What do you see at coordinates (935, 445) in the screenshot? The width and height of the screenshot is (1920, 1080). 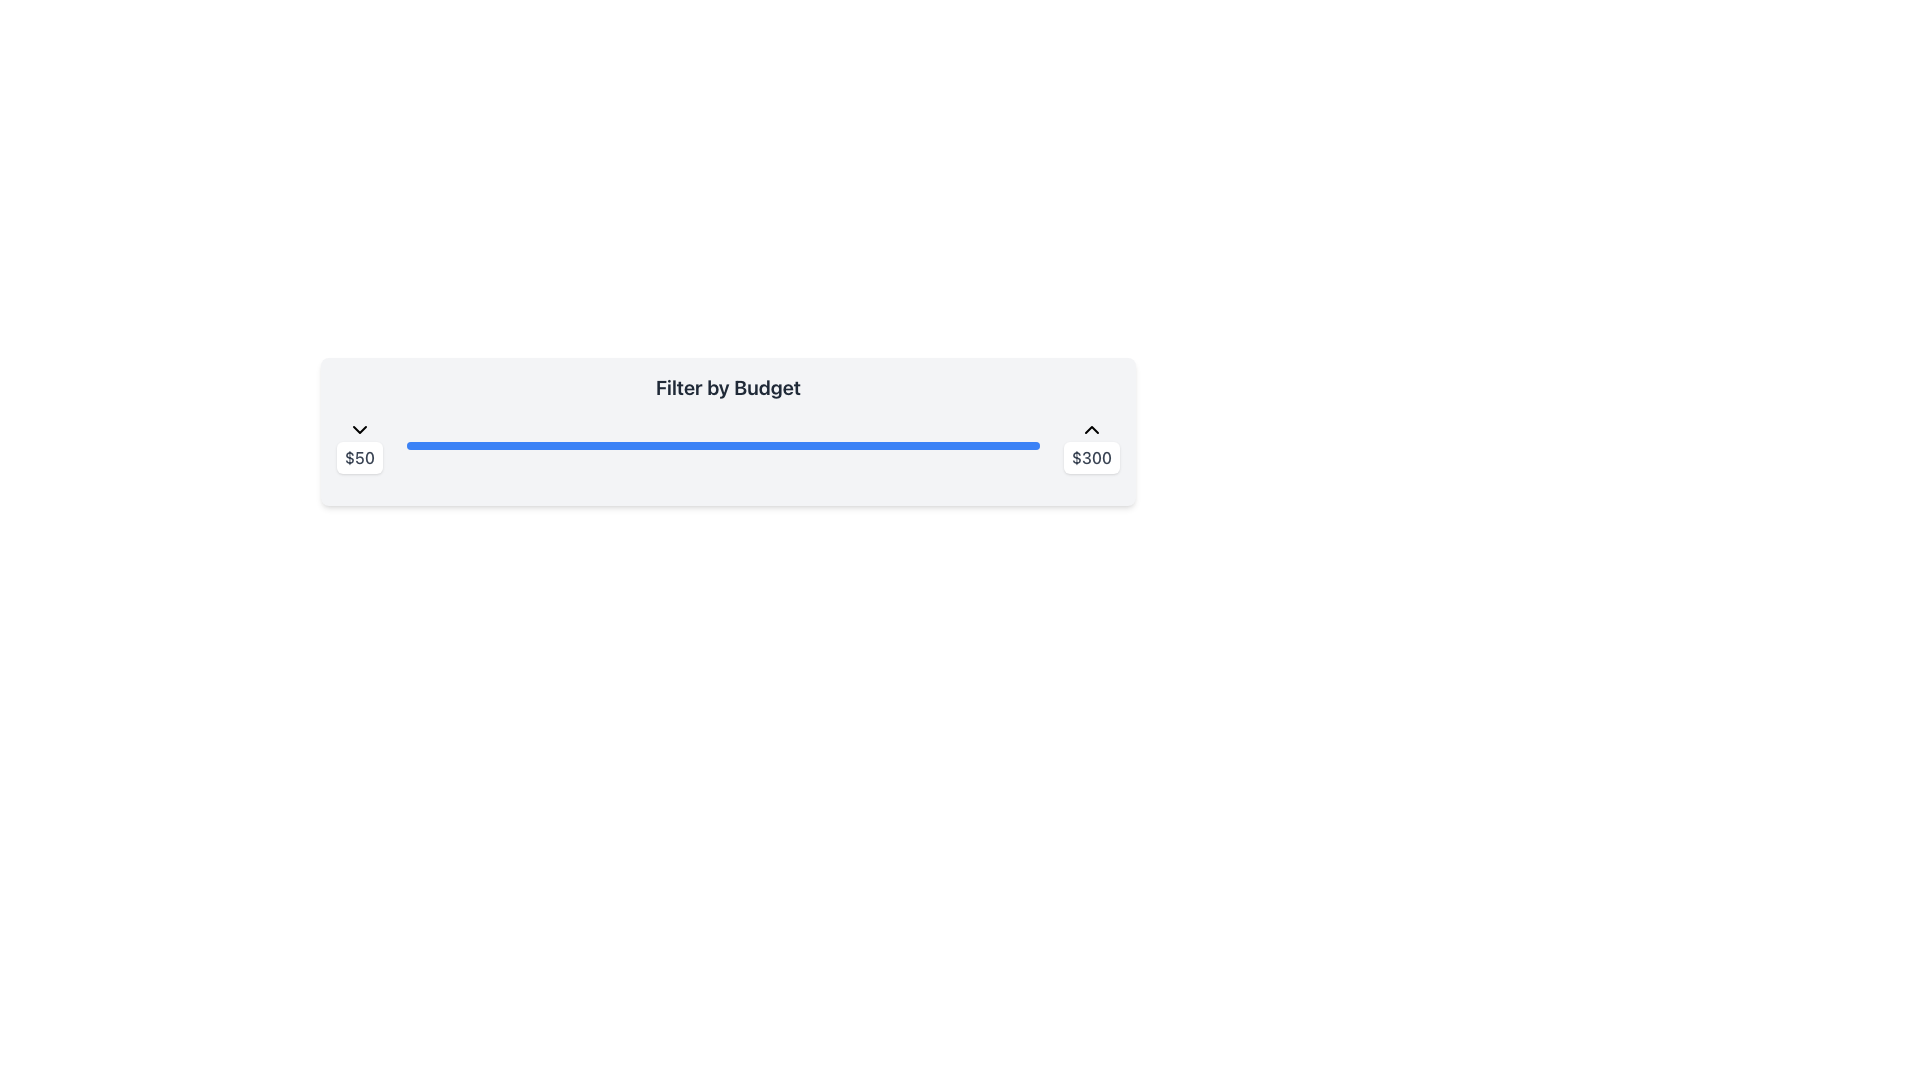 I see `the slider value` at bounding box center [935, 445].